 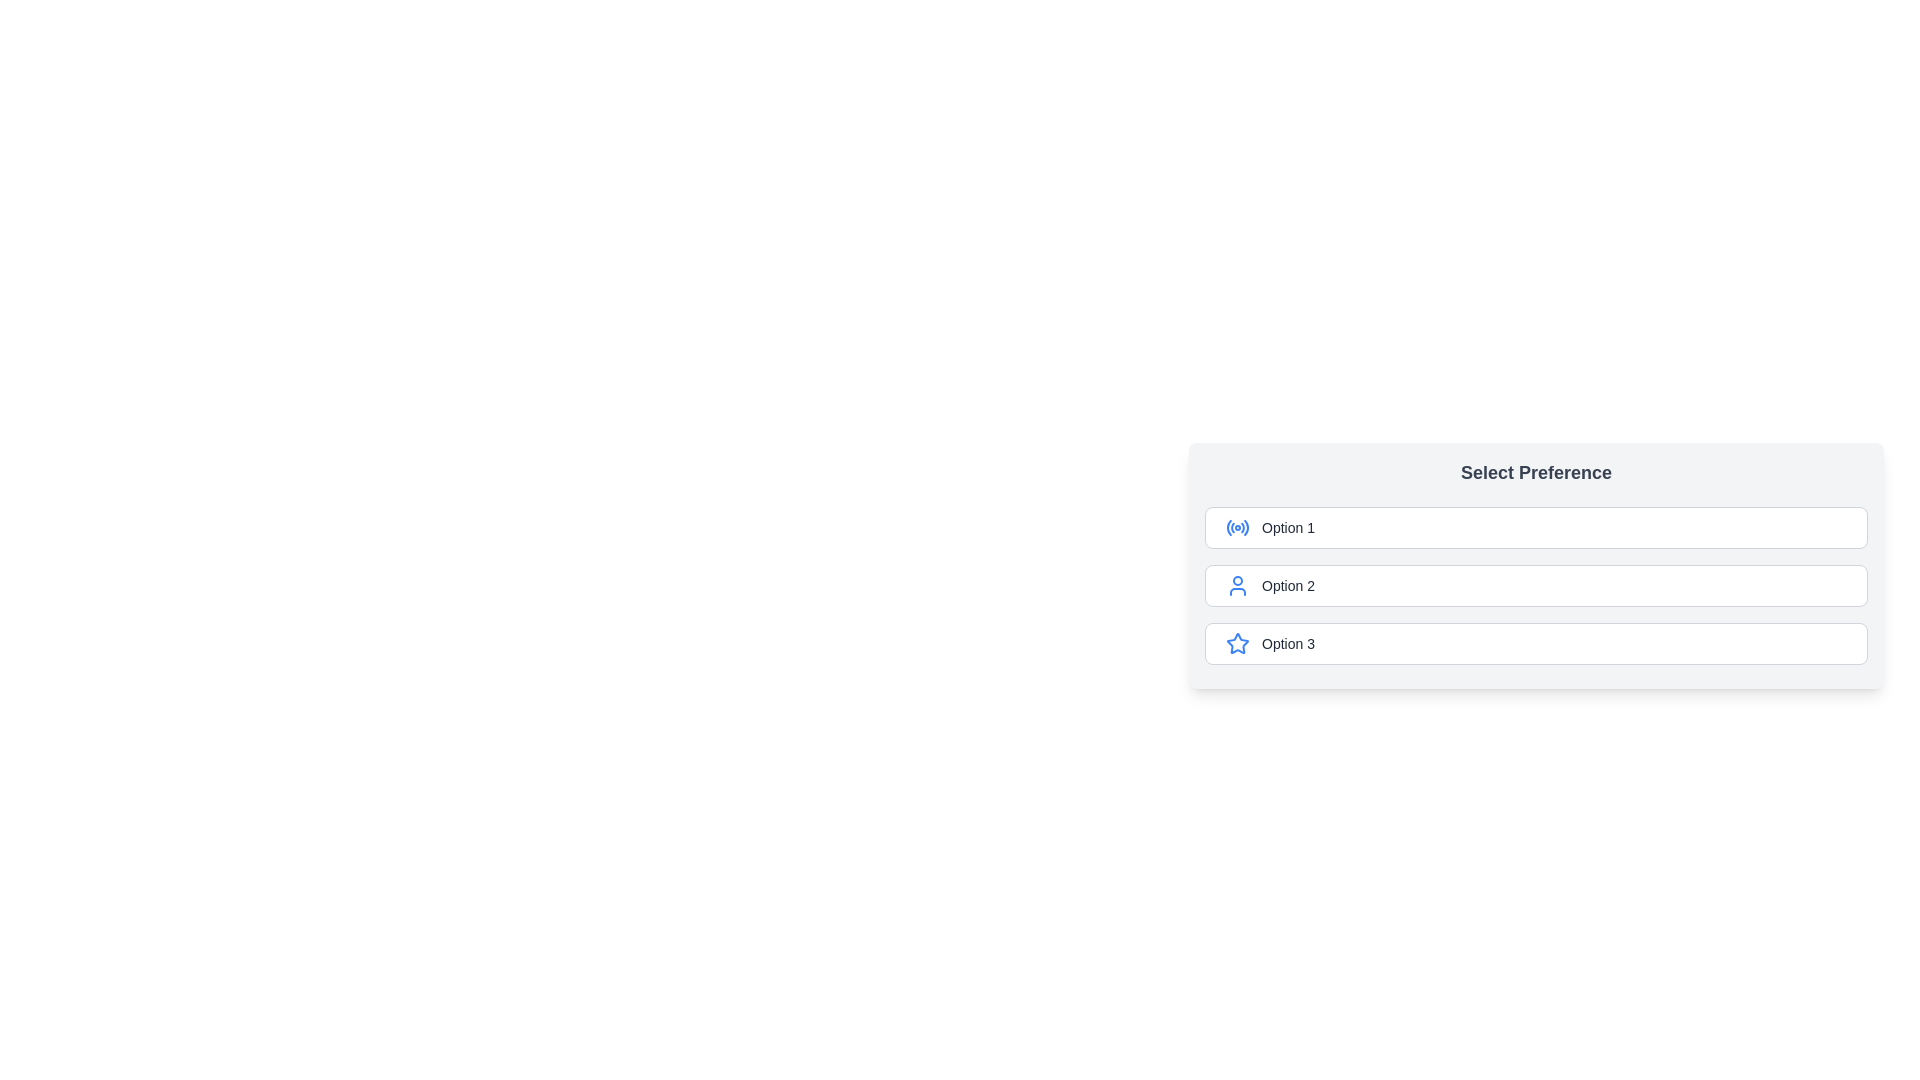 I want to click on the blue star-shaped icon located to the left of the text label 'Option 3' in the third row of the options list, so click(x=1237, y=644).